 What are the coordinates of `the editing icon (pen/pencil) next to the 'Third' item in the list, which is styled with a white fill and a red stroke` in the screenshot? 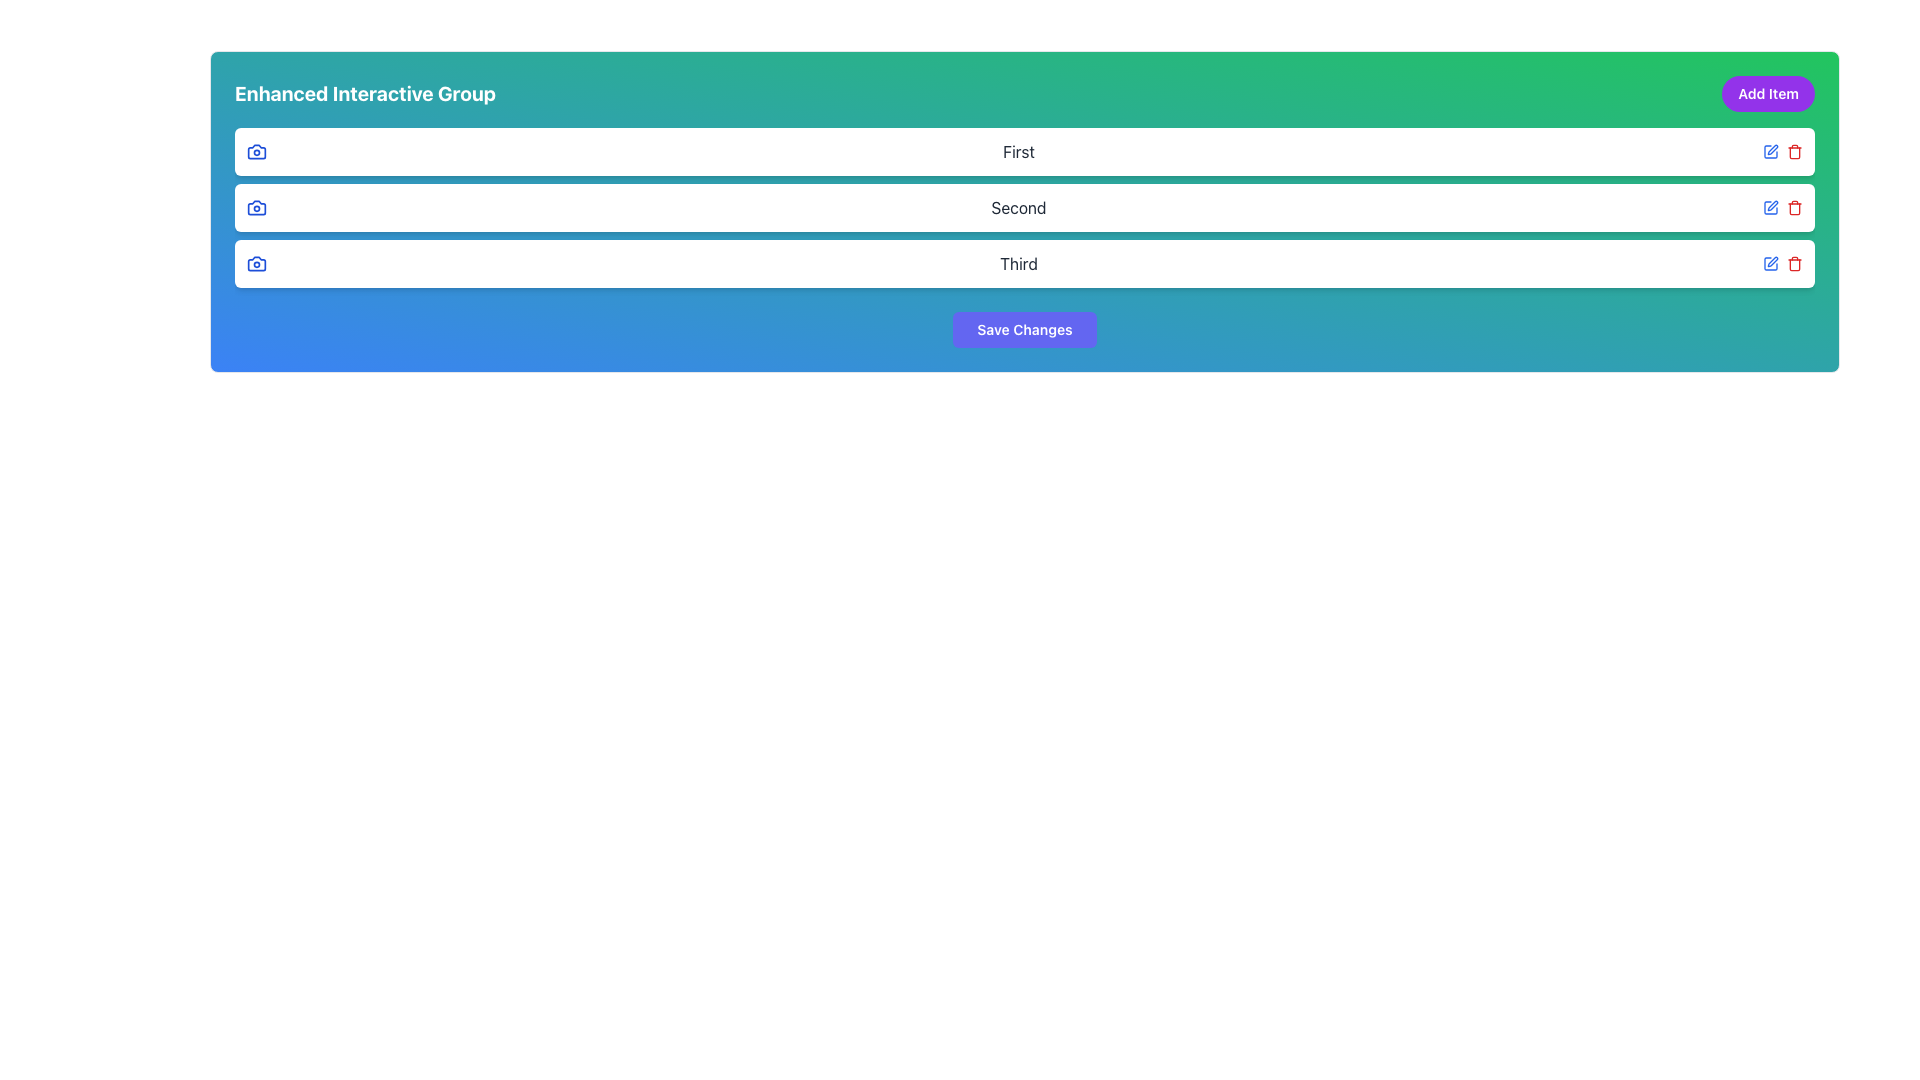 It's located at (1772, 261).